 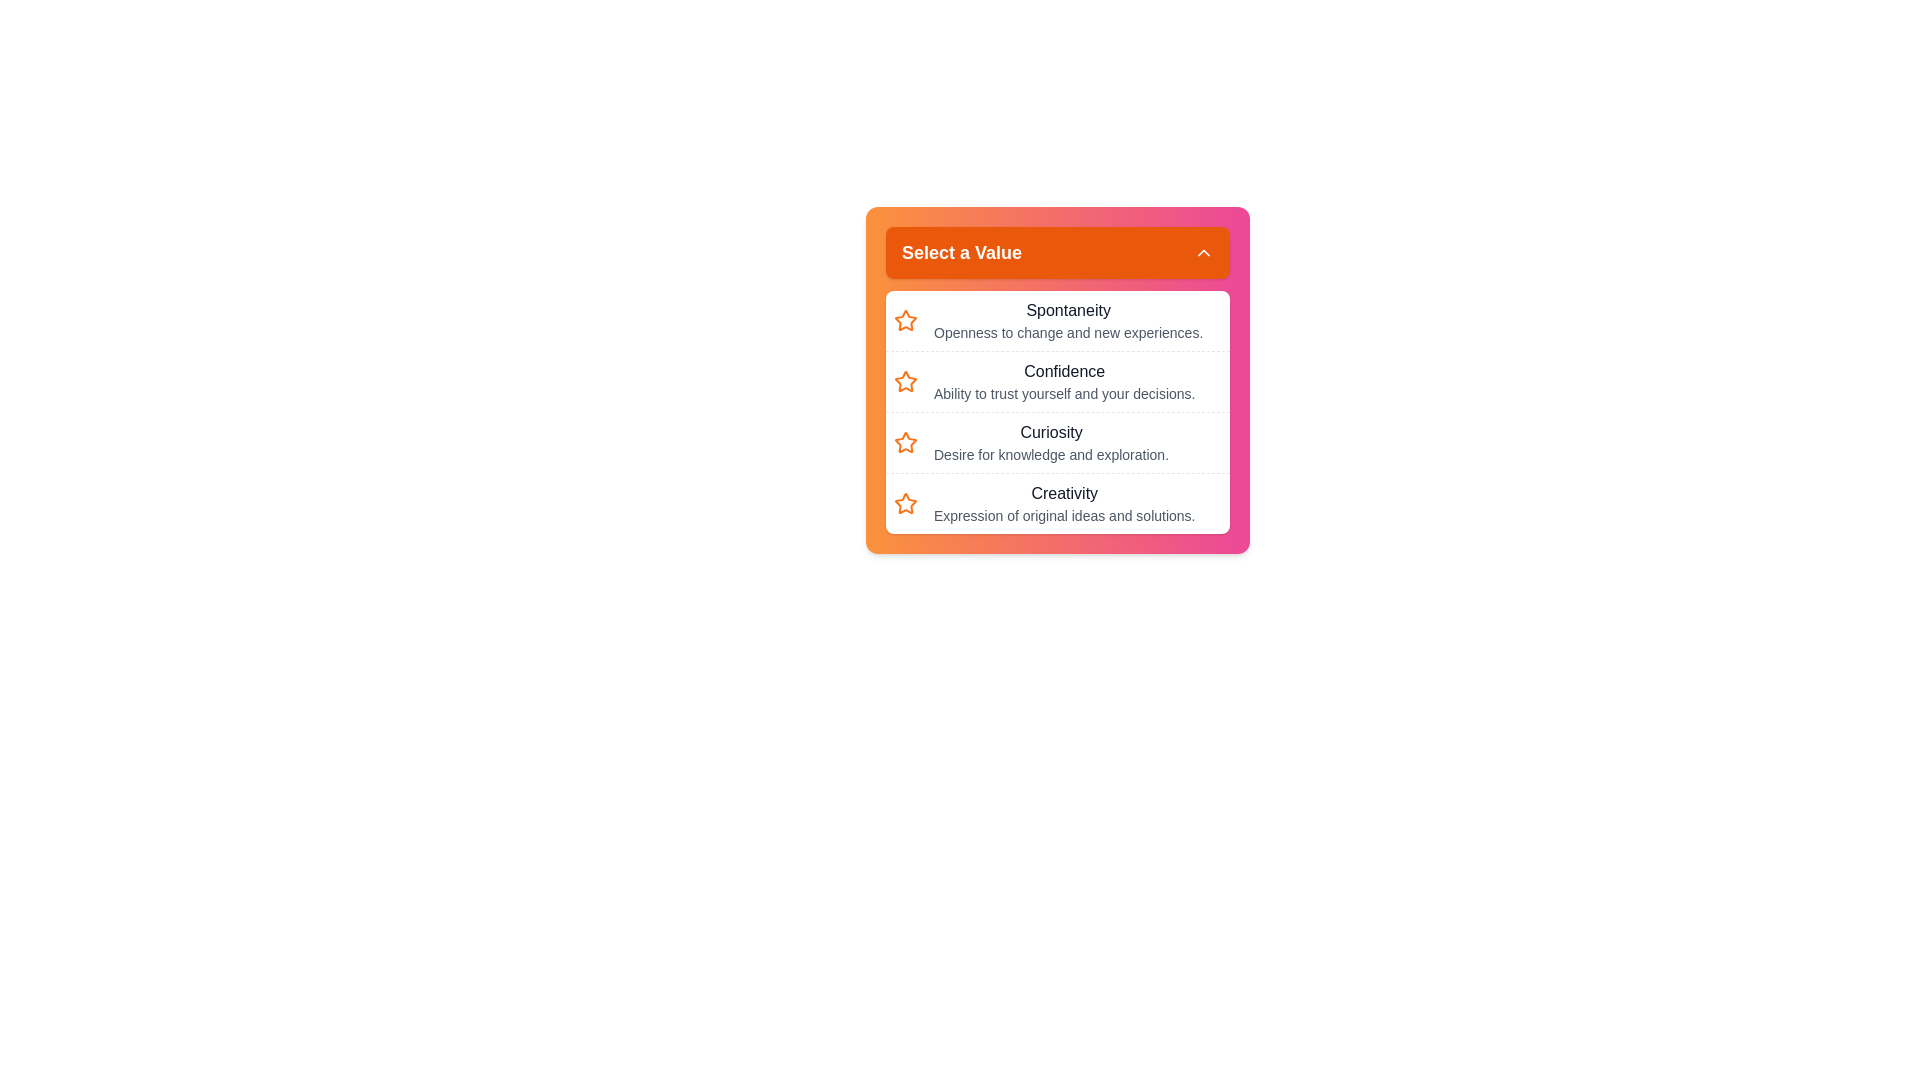 What do you see at coordinates (1063, 515) in the screenshot?
I see `text snippet 'Expression of original ideas and solutions.' located beneath the header 'Creativity' in the dropdown list titled 'Select a Value'` at bounding box center [1063, 515].